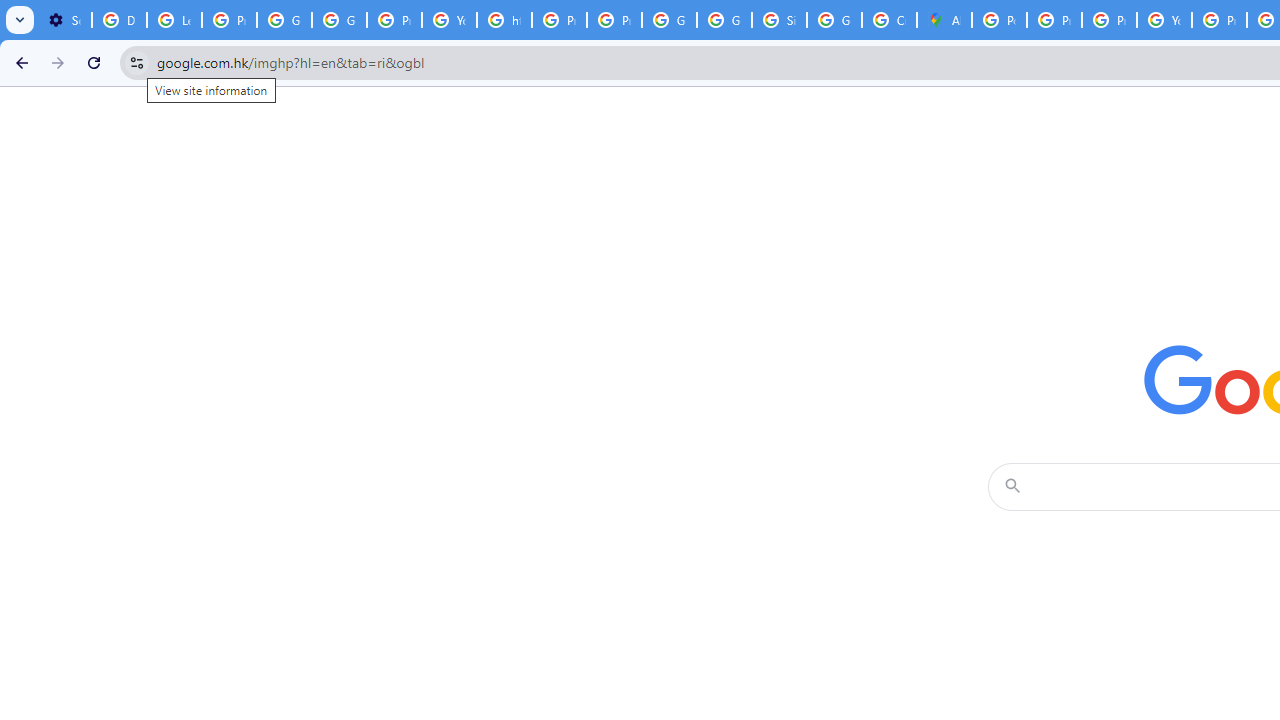 Image resolution: width=1280 pixels, height=720 pixels. I want to click on 'Delete photos & videos - Computer - Google Photos Help', so click(118, 20).